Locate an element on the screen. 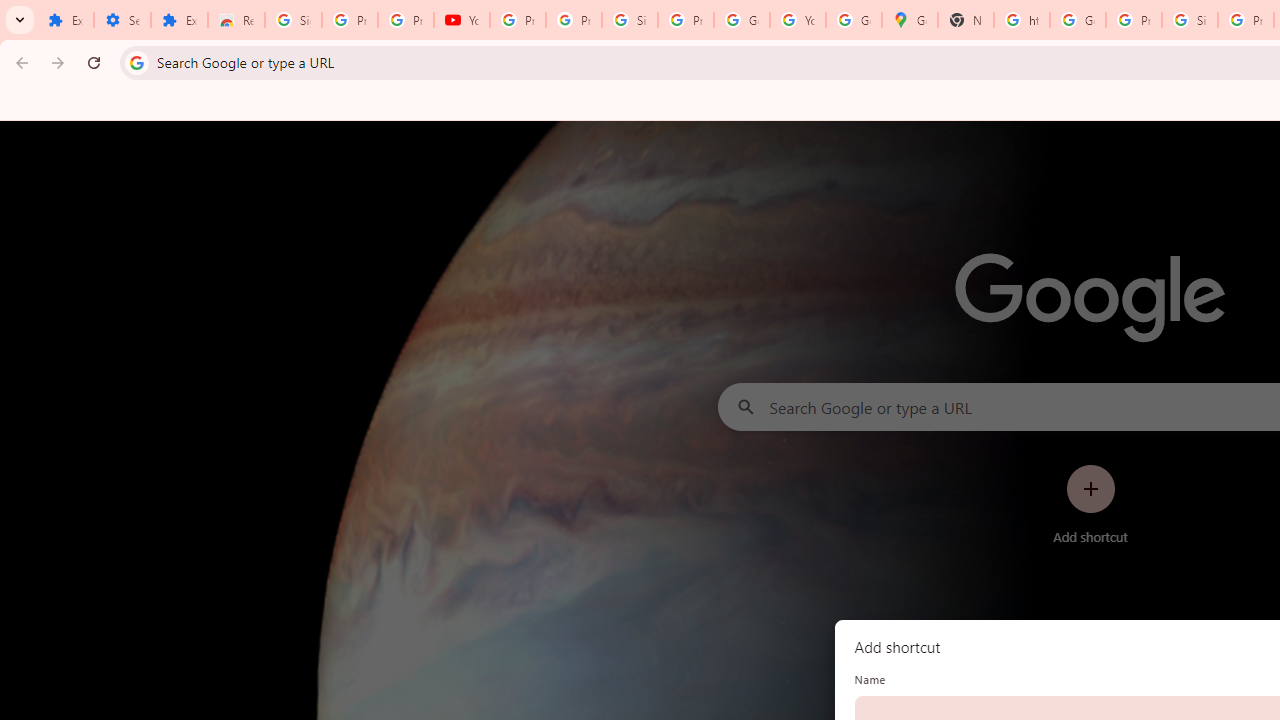 The image size is (1280, 720). 'New Tab' is located at coordinates (966, 20).